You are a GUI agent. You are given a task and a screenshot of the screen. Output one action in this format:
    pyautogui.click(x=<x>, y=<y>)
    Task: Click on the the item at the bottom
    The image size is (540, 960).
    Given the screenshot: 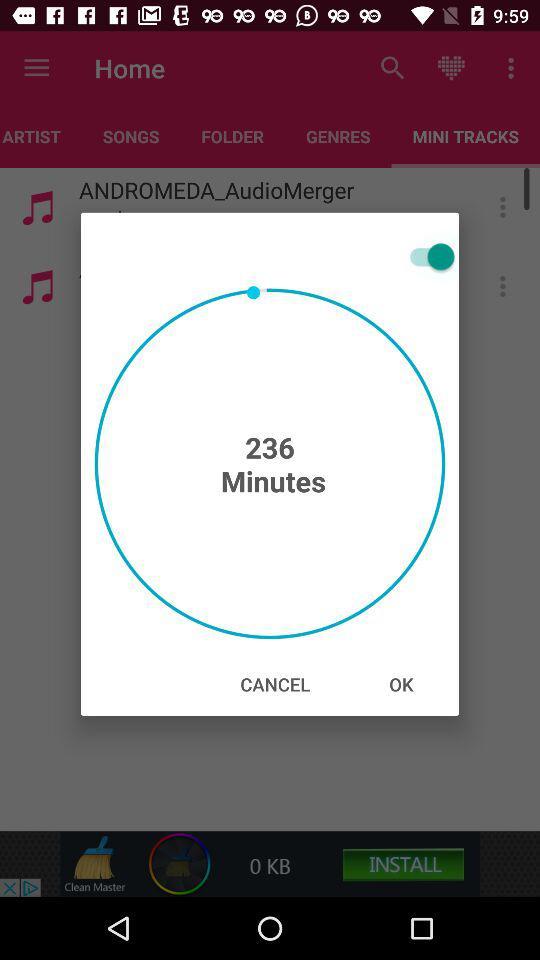 What is the action you would take?
    pyautogui.click(x=274, y=684)
    